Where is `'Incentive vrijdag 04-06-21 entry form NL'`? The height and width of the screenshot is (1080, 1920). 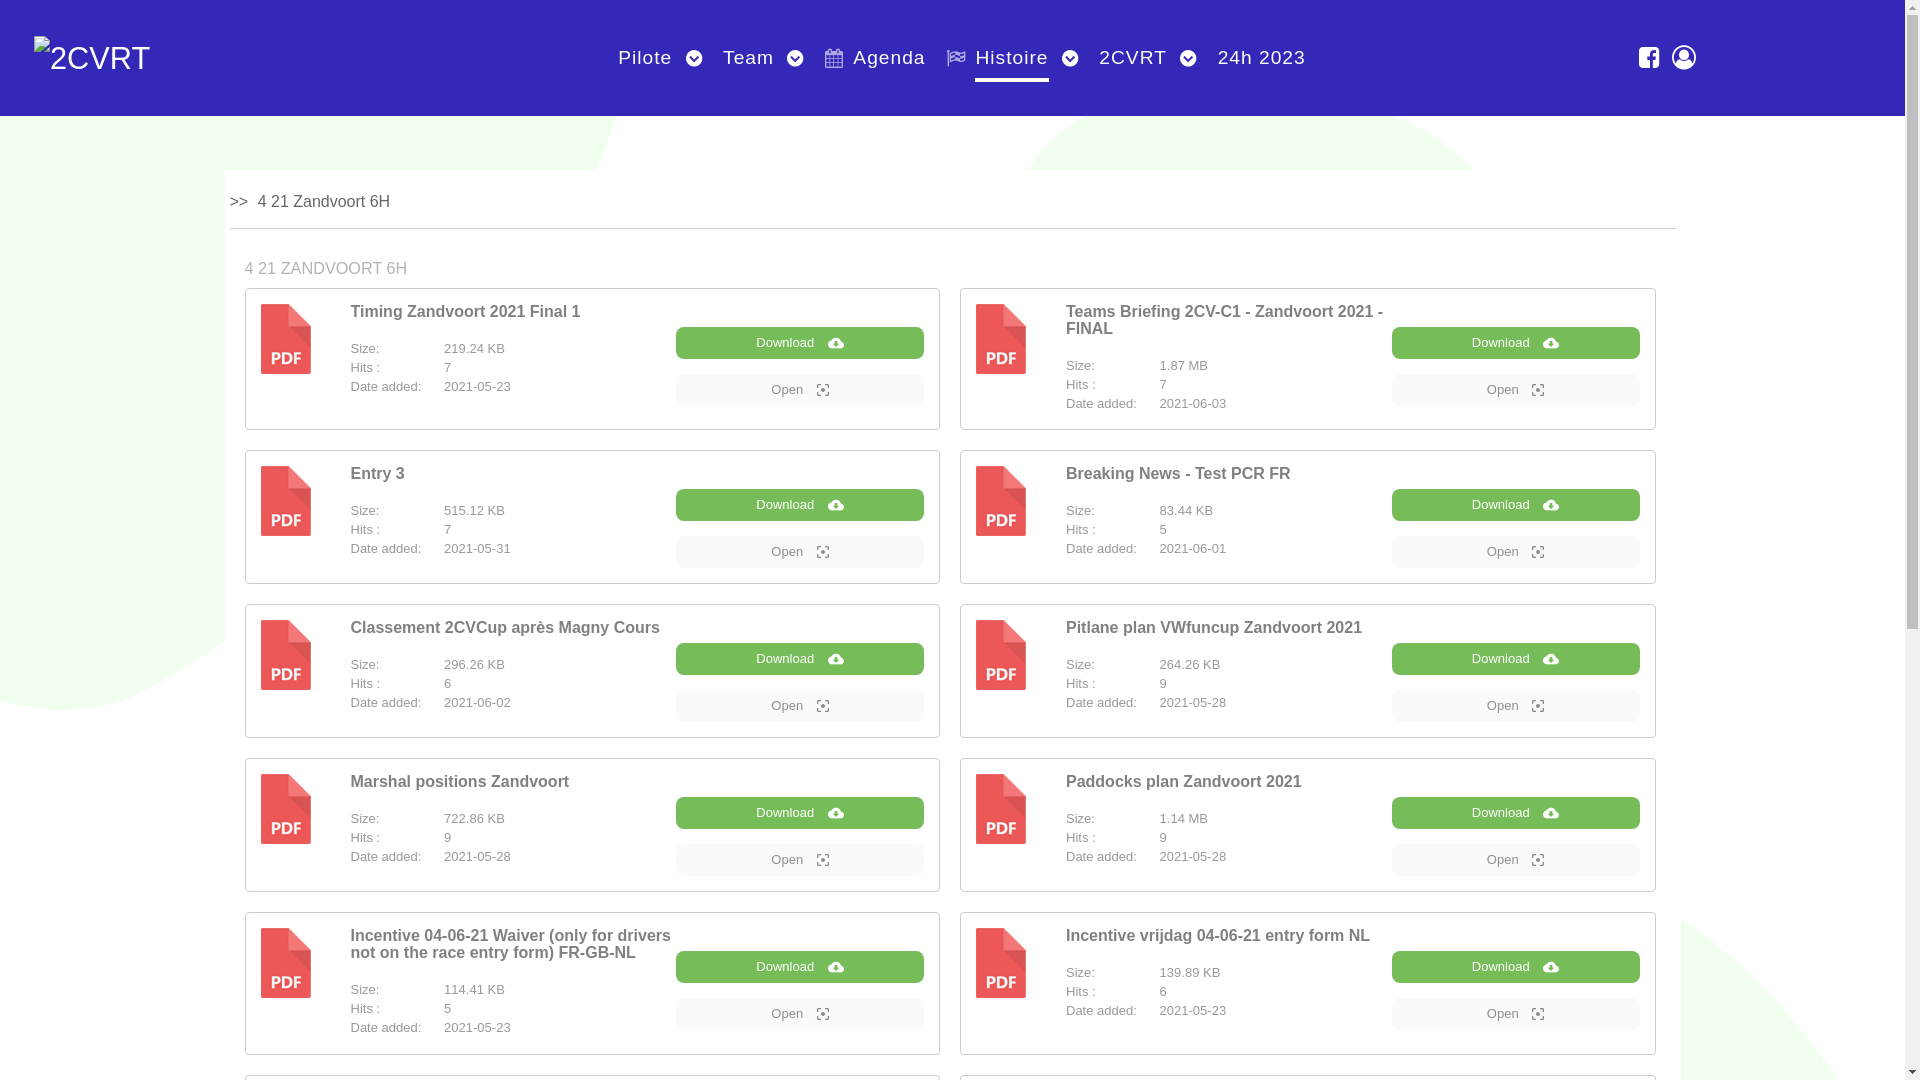
'Incentive vrijdag 04-06-21 entry form NL' is located at coordinates (1064, 935).